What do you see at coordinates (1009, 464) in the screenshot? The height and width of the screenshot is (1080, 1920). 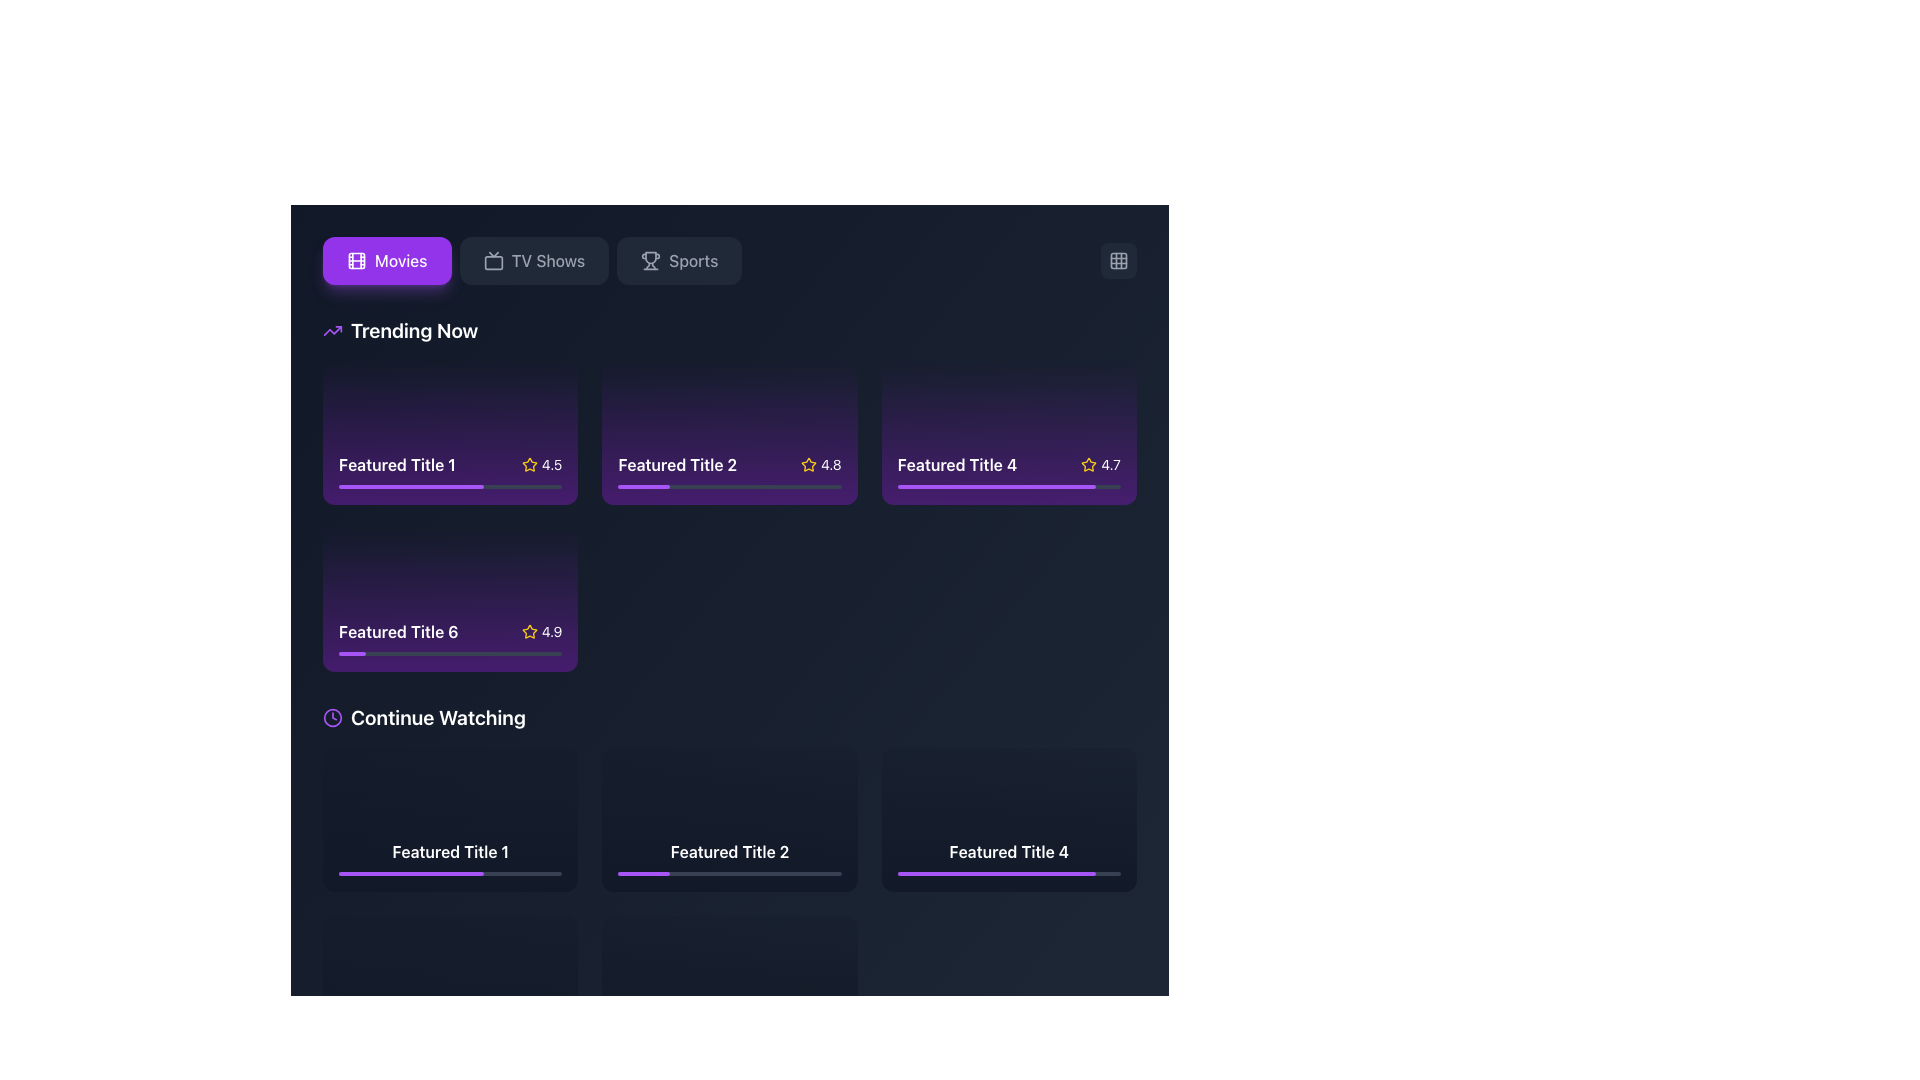 I see `the third item in the 'Trending Now' section, which displays the text 'Featured Title 4' and a yellow star icon with a rating of '4.7'` at bounding box center [1009, 464].